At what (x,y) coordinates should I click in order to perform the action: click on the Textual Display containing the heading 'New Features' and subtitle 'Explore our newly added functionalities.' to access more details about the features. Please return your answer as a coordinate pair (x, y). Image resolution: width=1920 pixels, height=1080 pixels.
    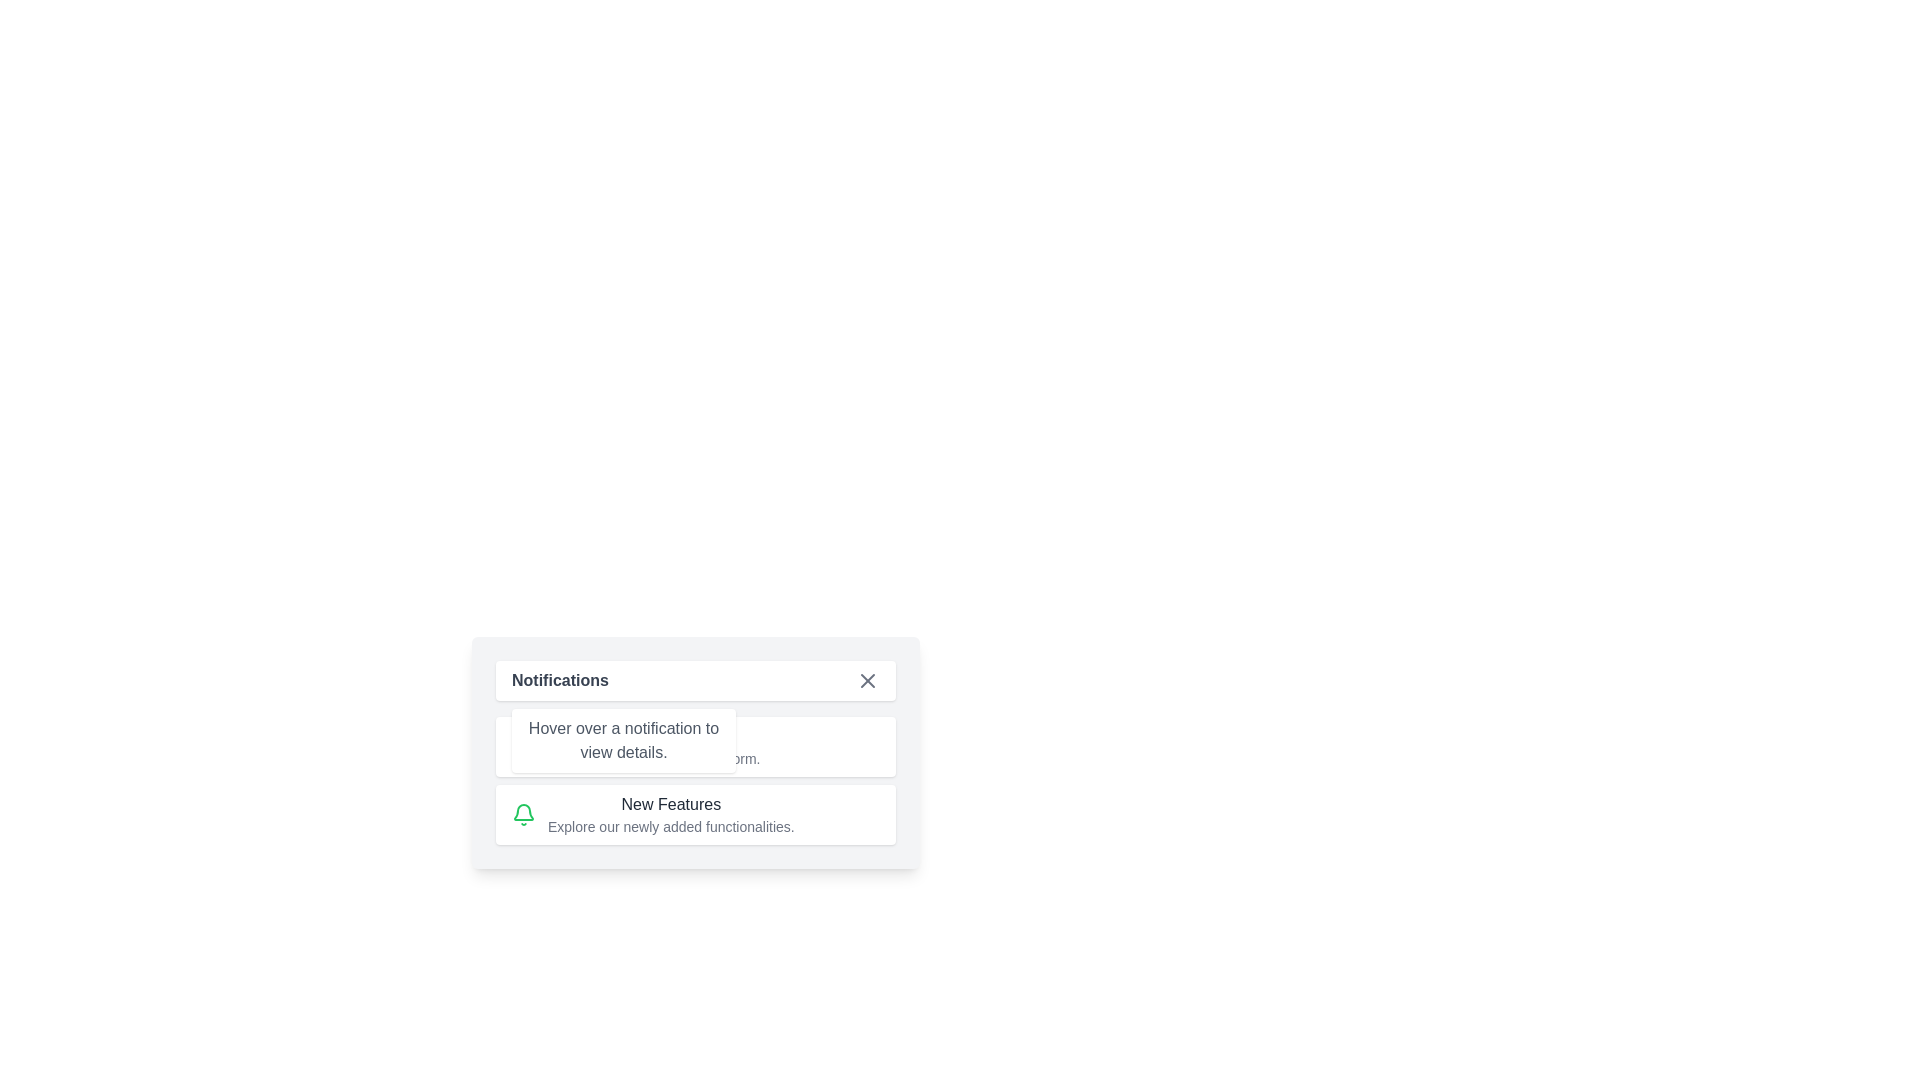
    Looking at the image, I should click on (671, 814).